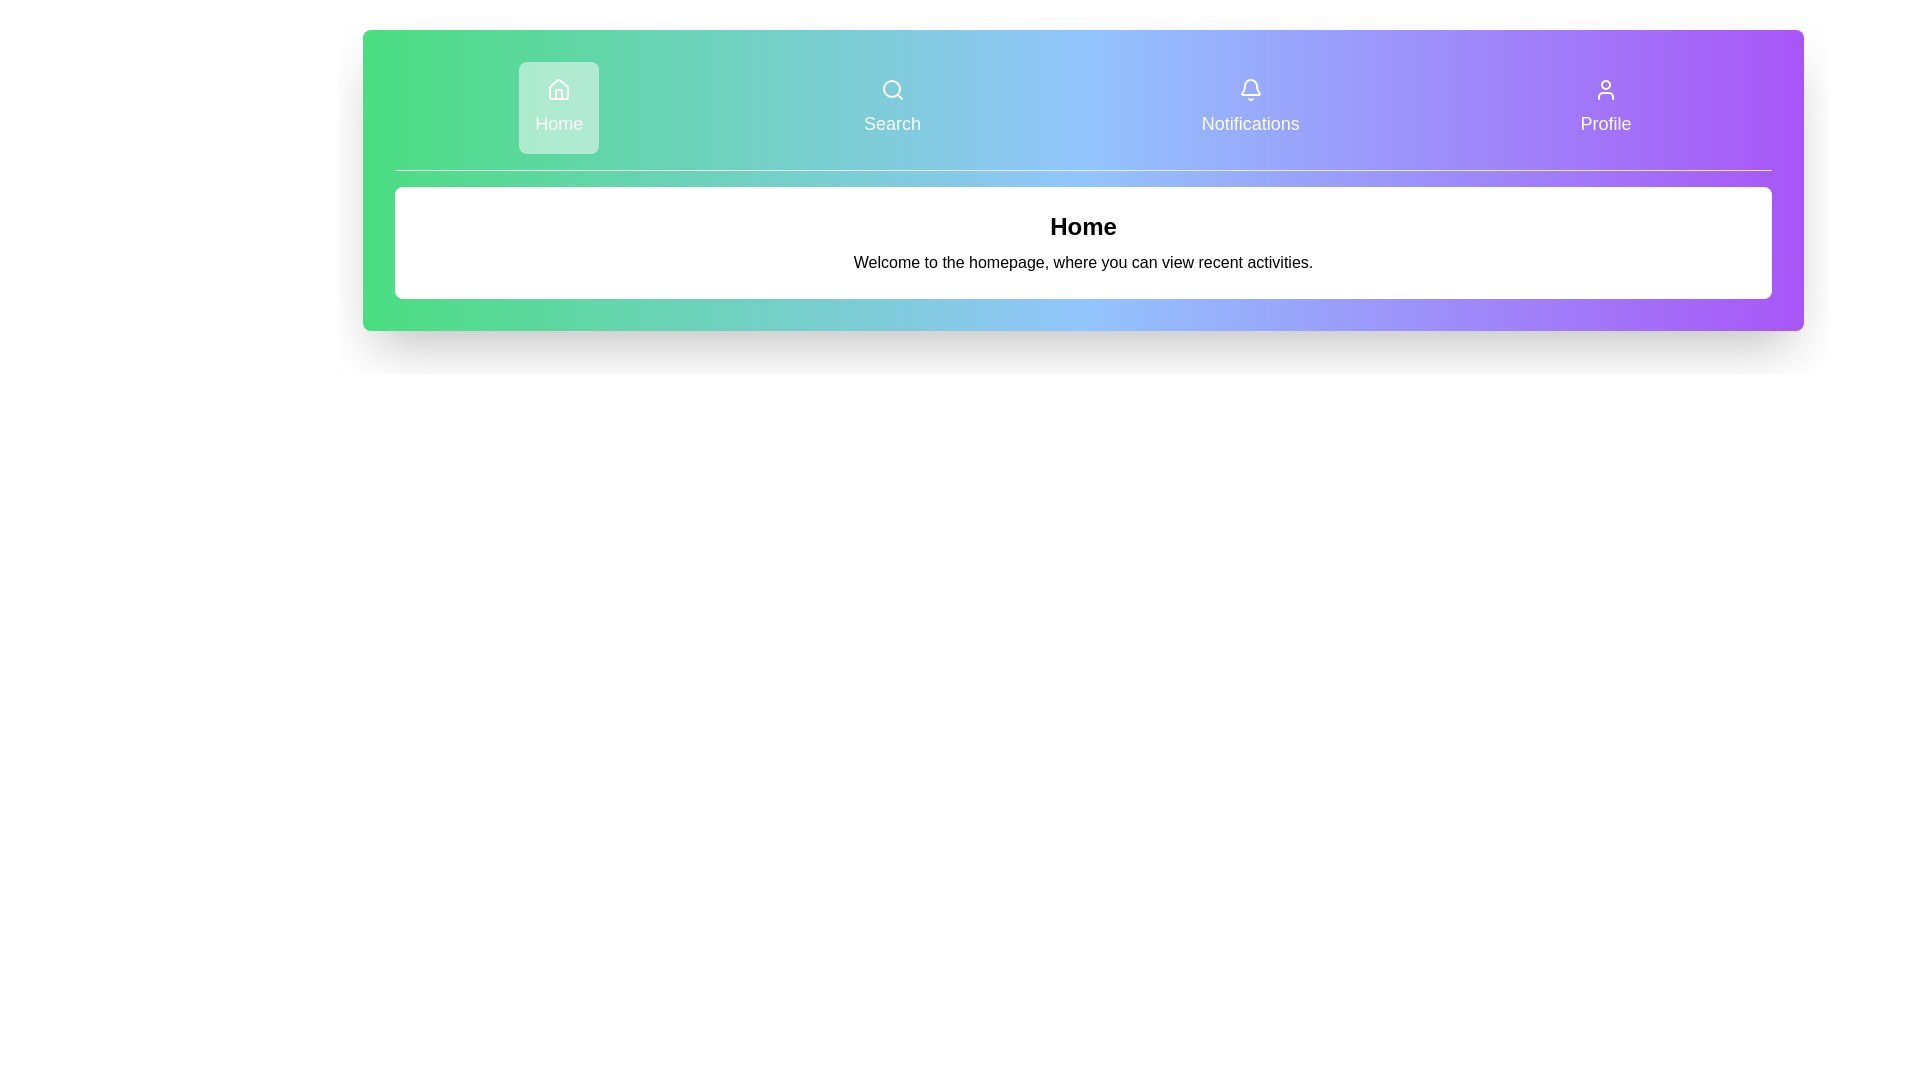 The height and width of the screenshot is (1080, 1920). Describe the element at coordinates (1250, 108) in the screenshot. I see `the tab labeled Notifications to navigate to it` at that location.